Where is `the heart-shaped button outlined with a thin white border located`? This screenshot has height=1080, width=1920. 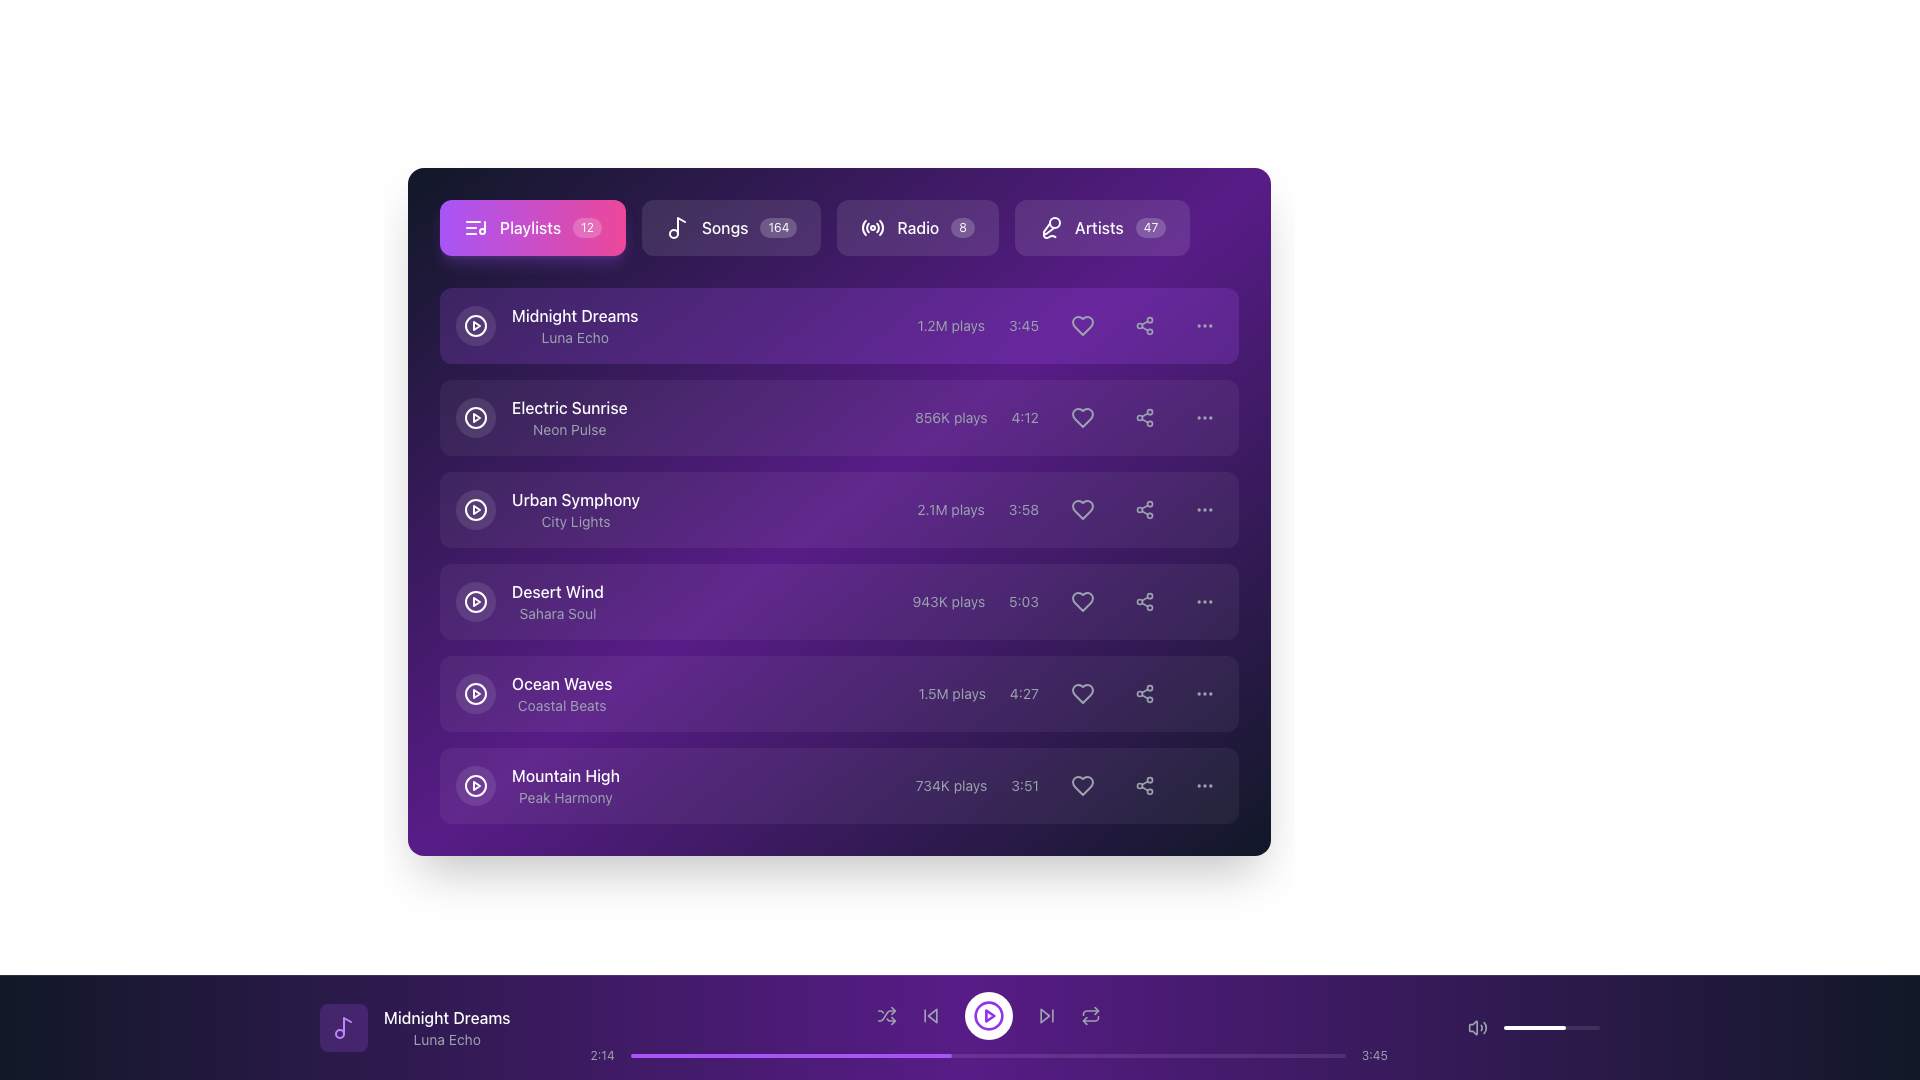 the heart-shaped button outlined with a thin white border located is located at coordinates (1082, 785).